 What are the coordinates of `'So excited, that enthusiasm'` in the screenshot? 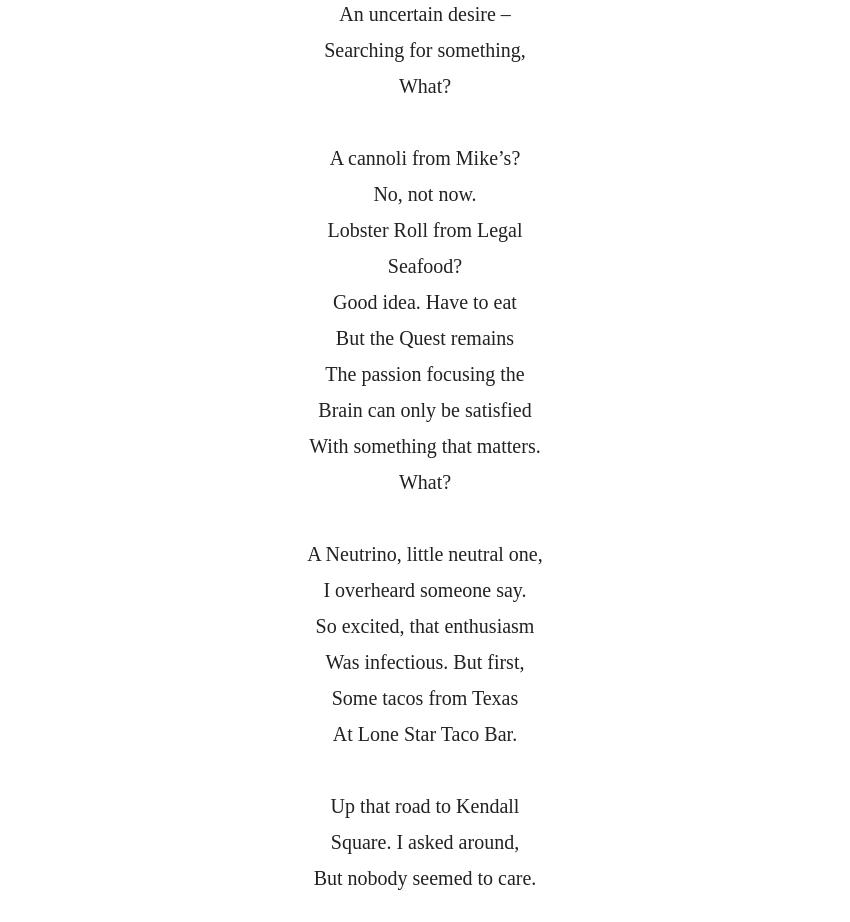 It's located at (315, 626).